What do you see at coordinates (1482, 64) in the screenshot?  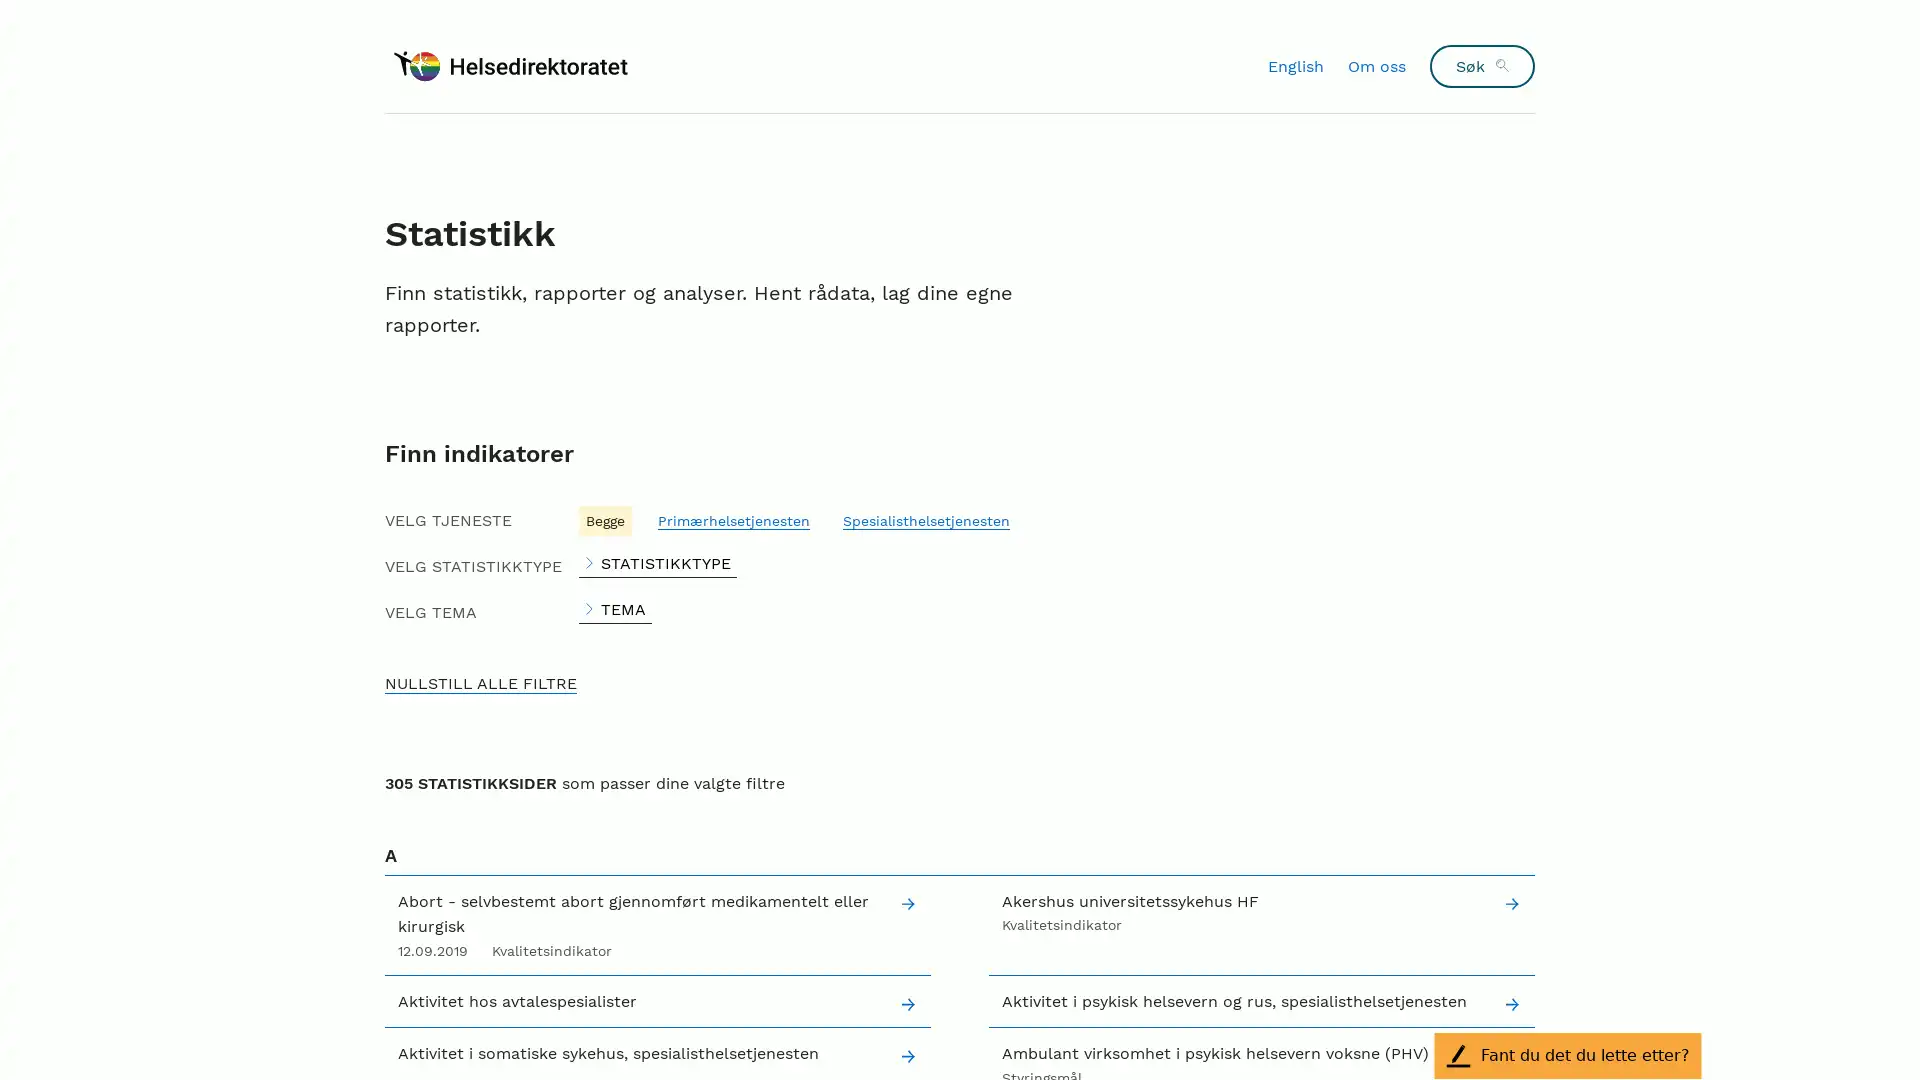 I see `Sk` at bounding box center [1482, 64].